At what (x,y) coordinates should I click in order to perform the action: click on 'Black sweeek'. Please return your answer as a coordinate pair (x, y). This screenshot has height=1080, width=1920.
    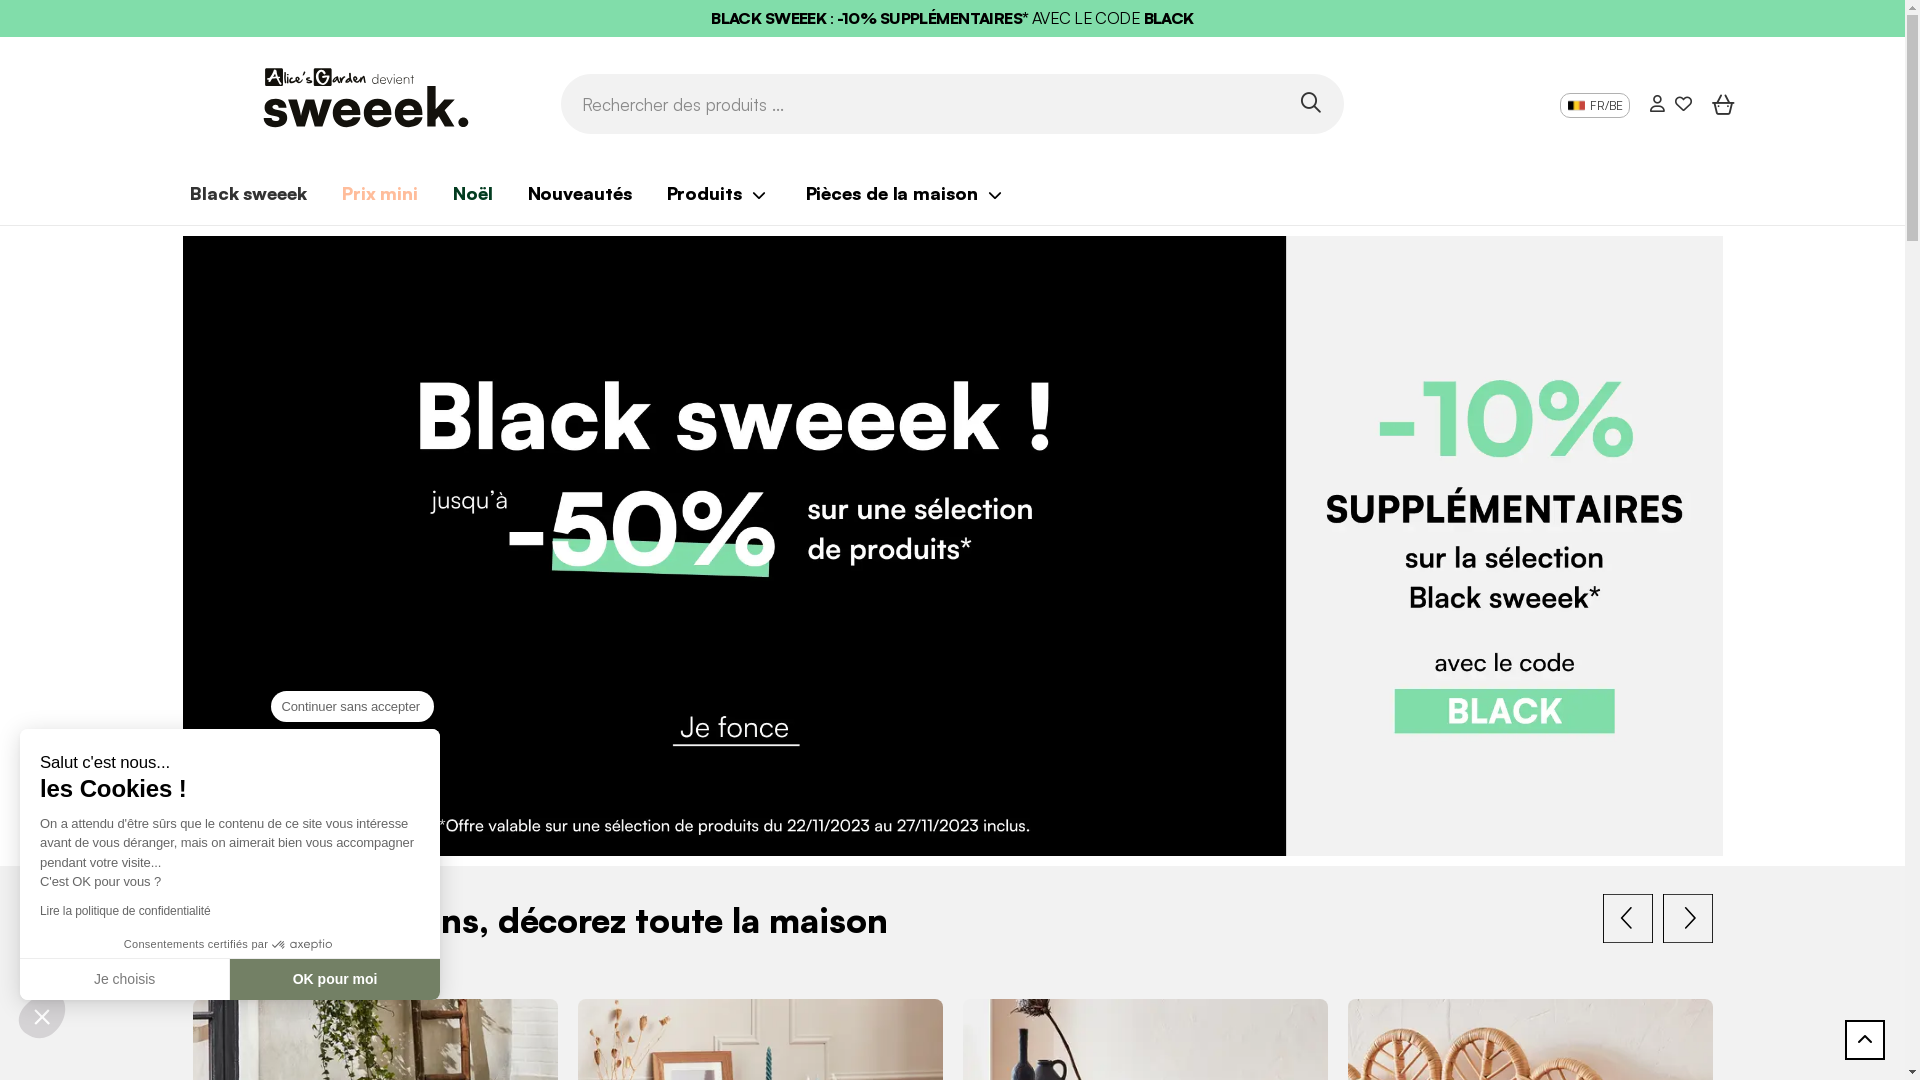
    Looking at the image, I should click on (190, 192).